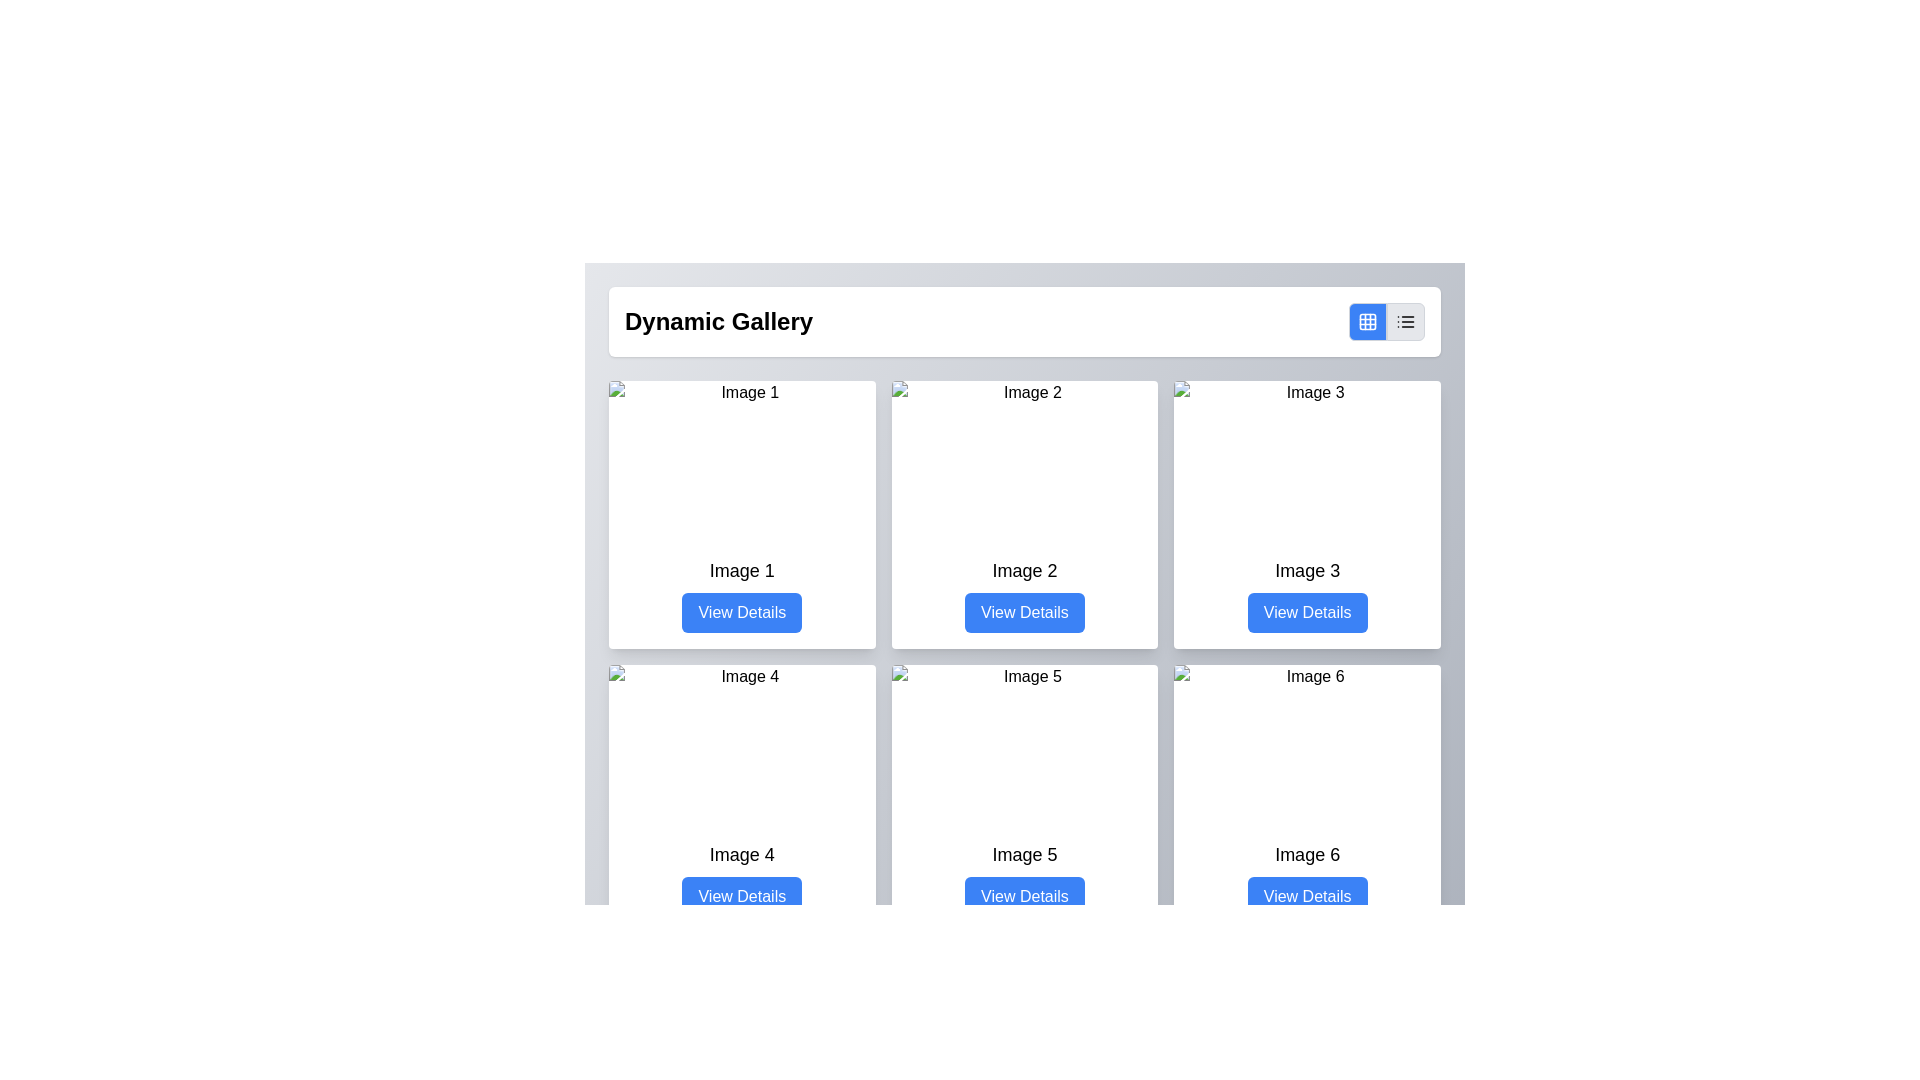  What do you see at coordinates (1307, 612) in the screenshot?
I see `the 'View Details' button located below the text 'Image 3' in the first row of the grid layout to observe the hover effect` at bounding box center [1307, 612].